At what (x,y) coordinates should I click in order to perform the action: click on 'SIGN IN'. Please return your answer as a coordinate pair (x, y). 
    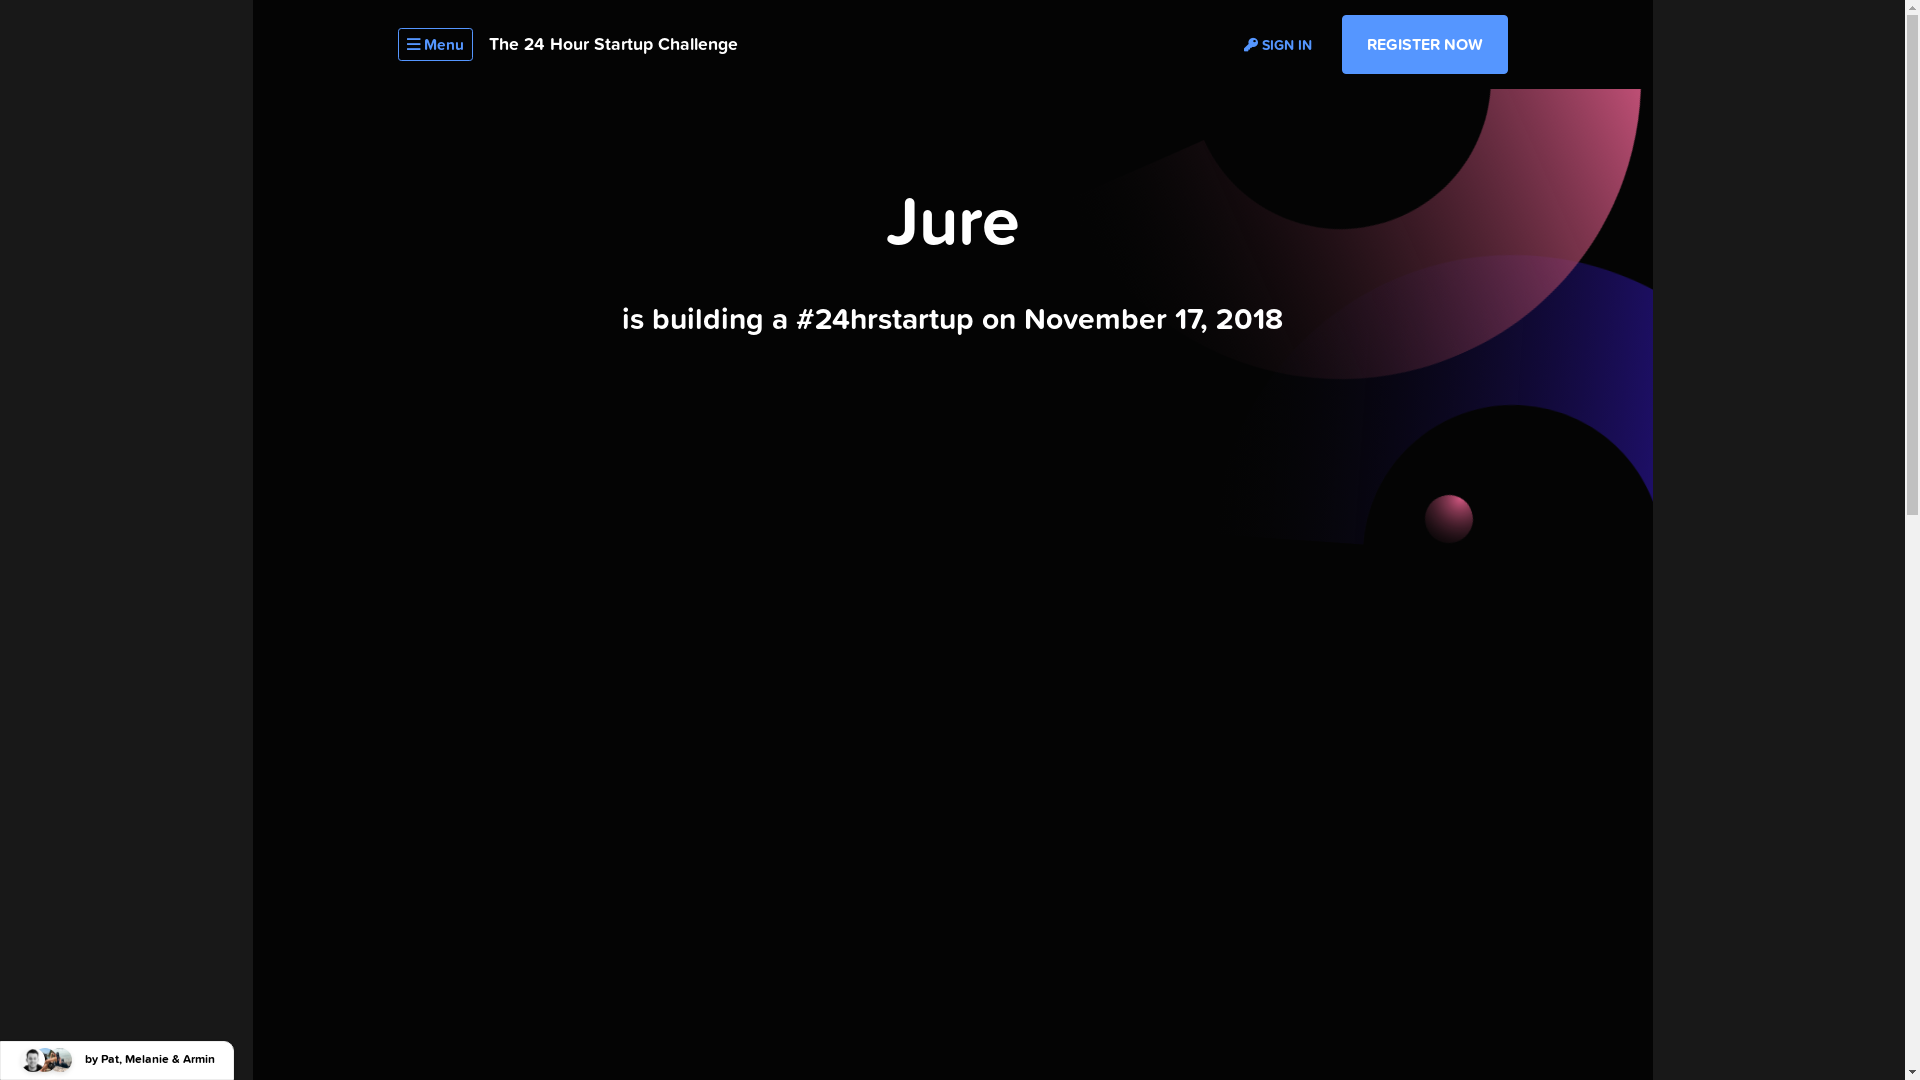
    Looking at the image, I should click on (1276, 43).